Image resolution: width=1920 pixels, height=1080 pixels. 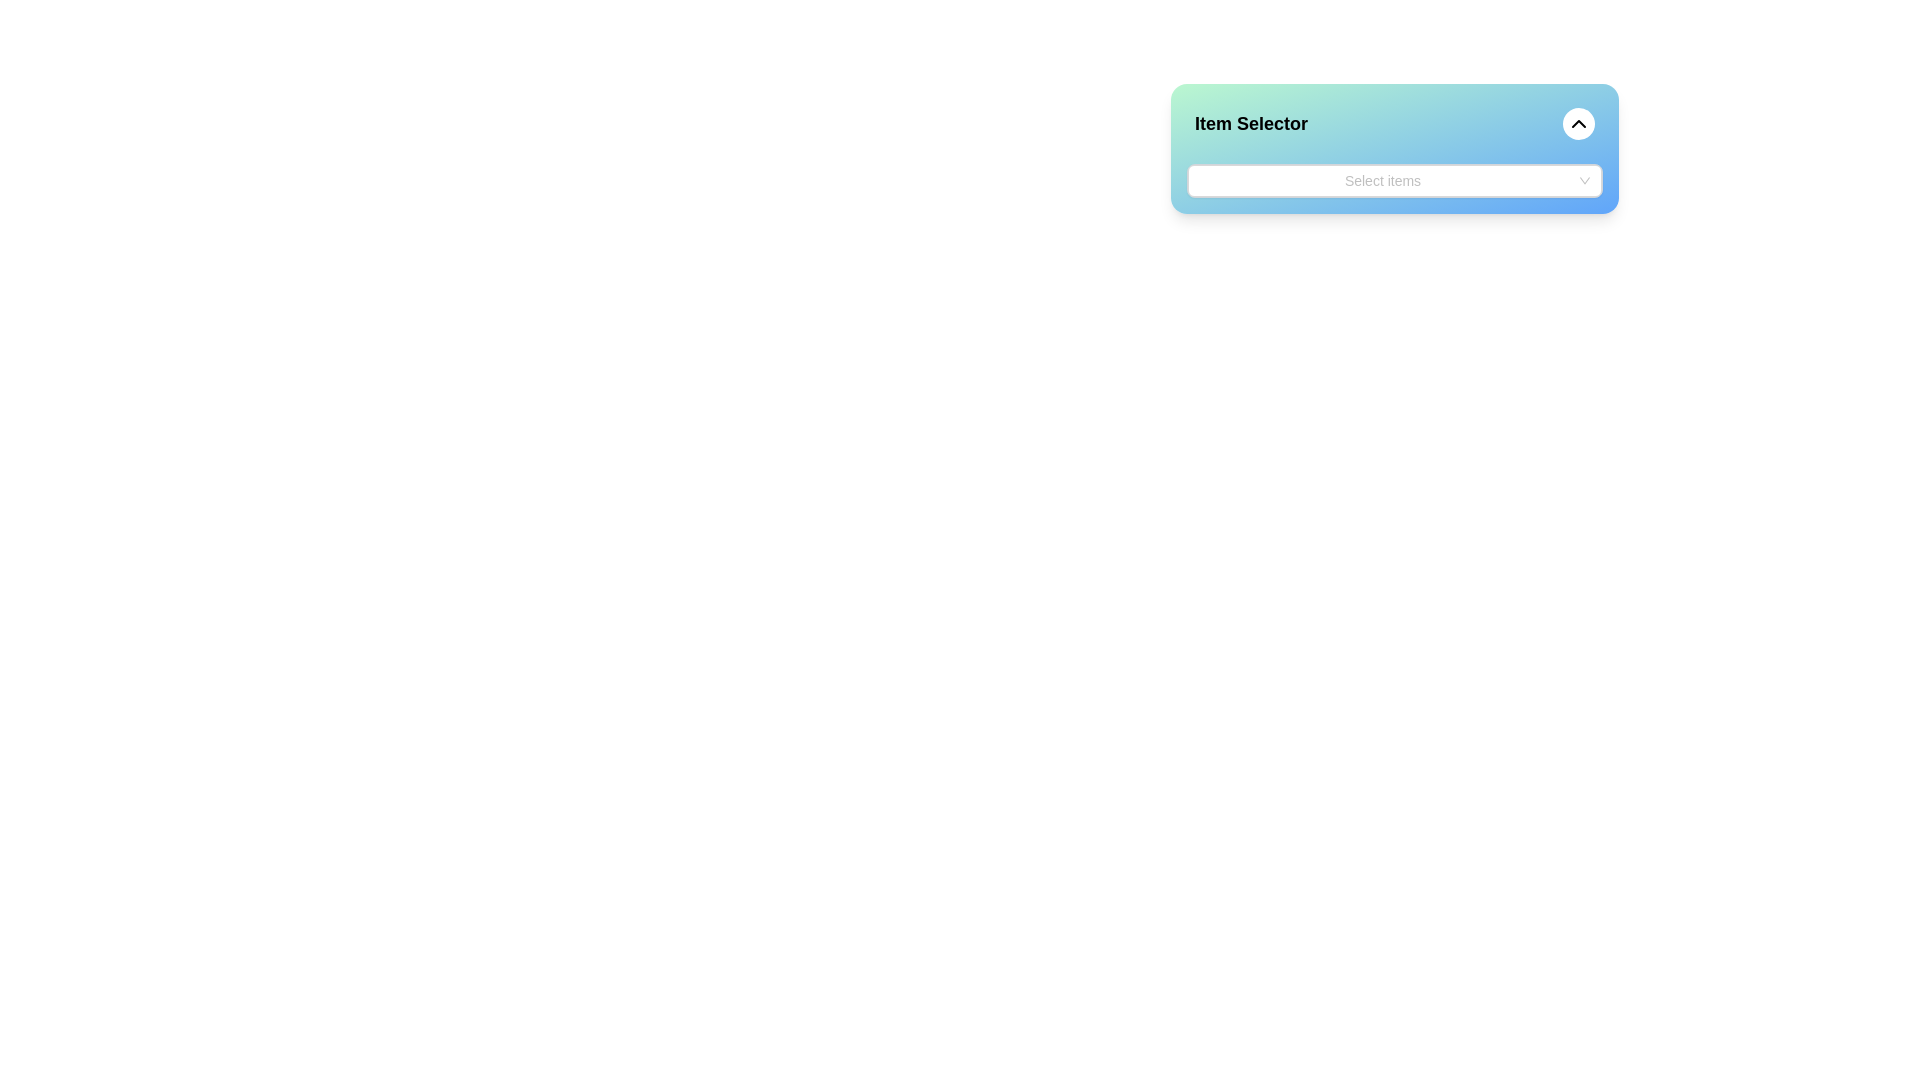 What do you see at coordinates (1394, 181) in the screenshot?
I see `the Dropdown menu located below the header 'Item Selector'` at bounding box center [1394, 181].